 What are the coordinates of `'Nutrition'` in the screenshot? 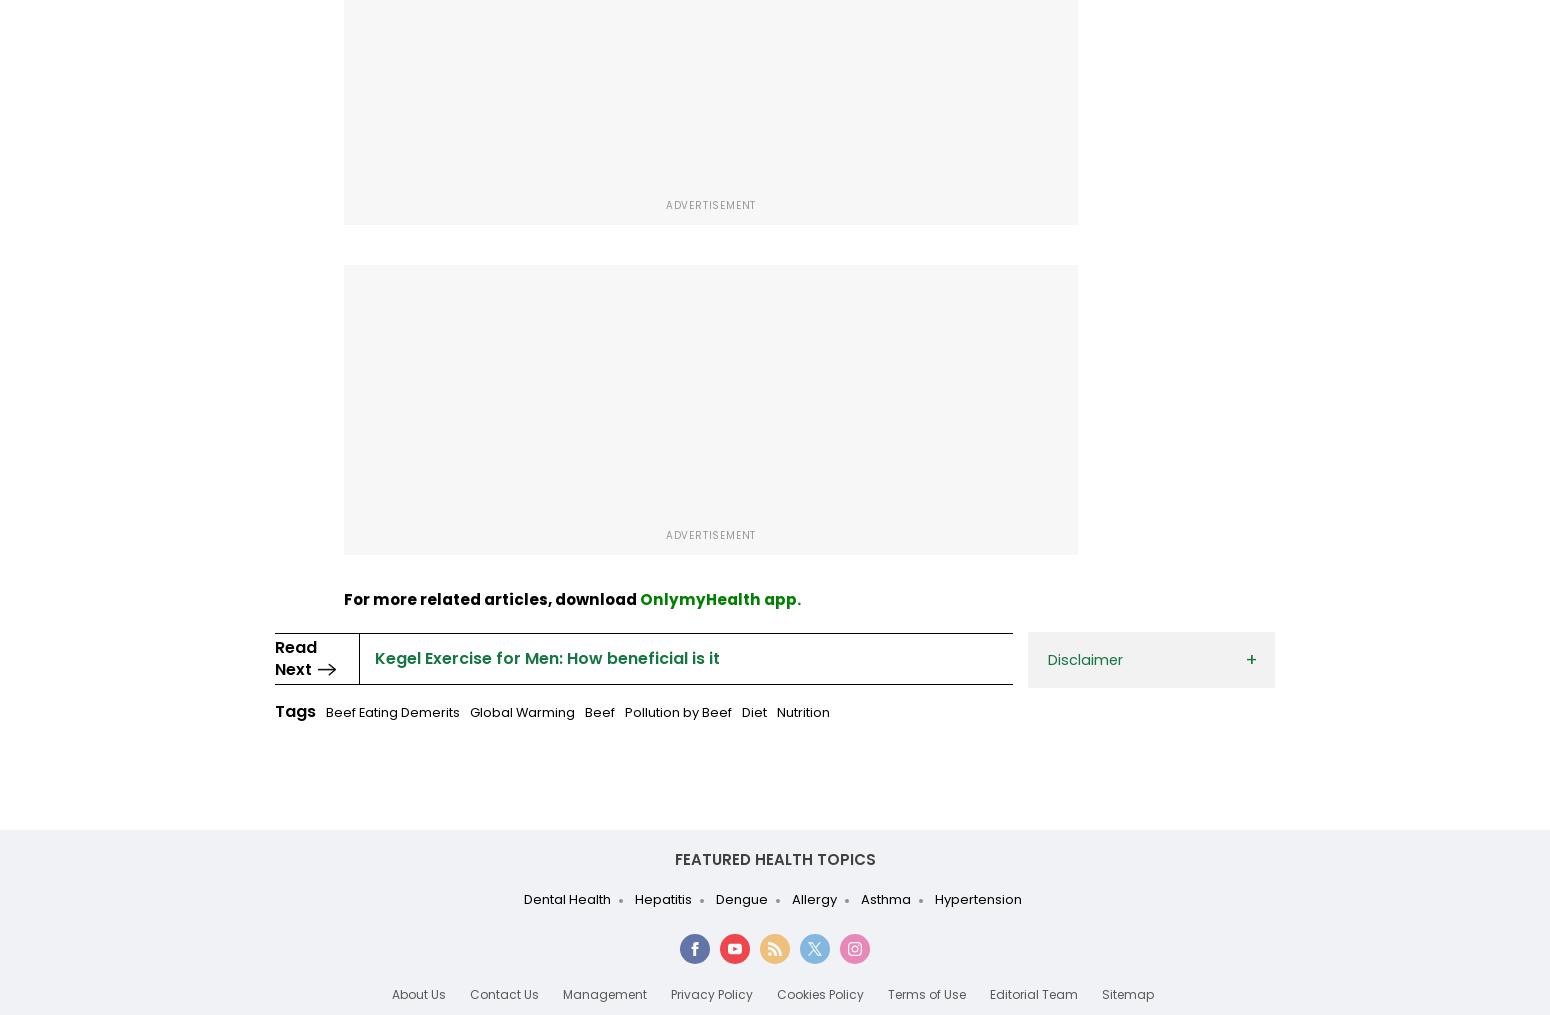 It's located at (802, 712).